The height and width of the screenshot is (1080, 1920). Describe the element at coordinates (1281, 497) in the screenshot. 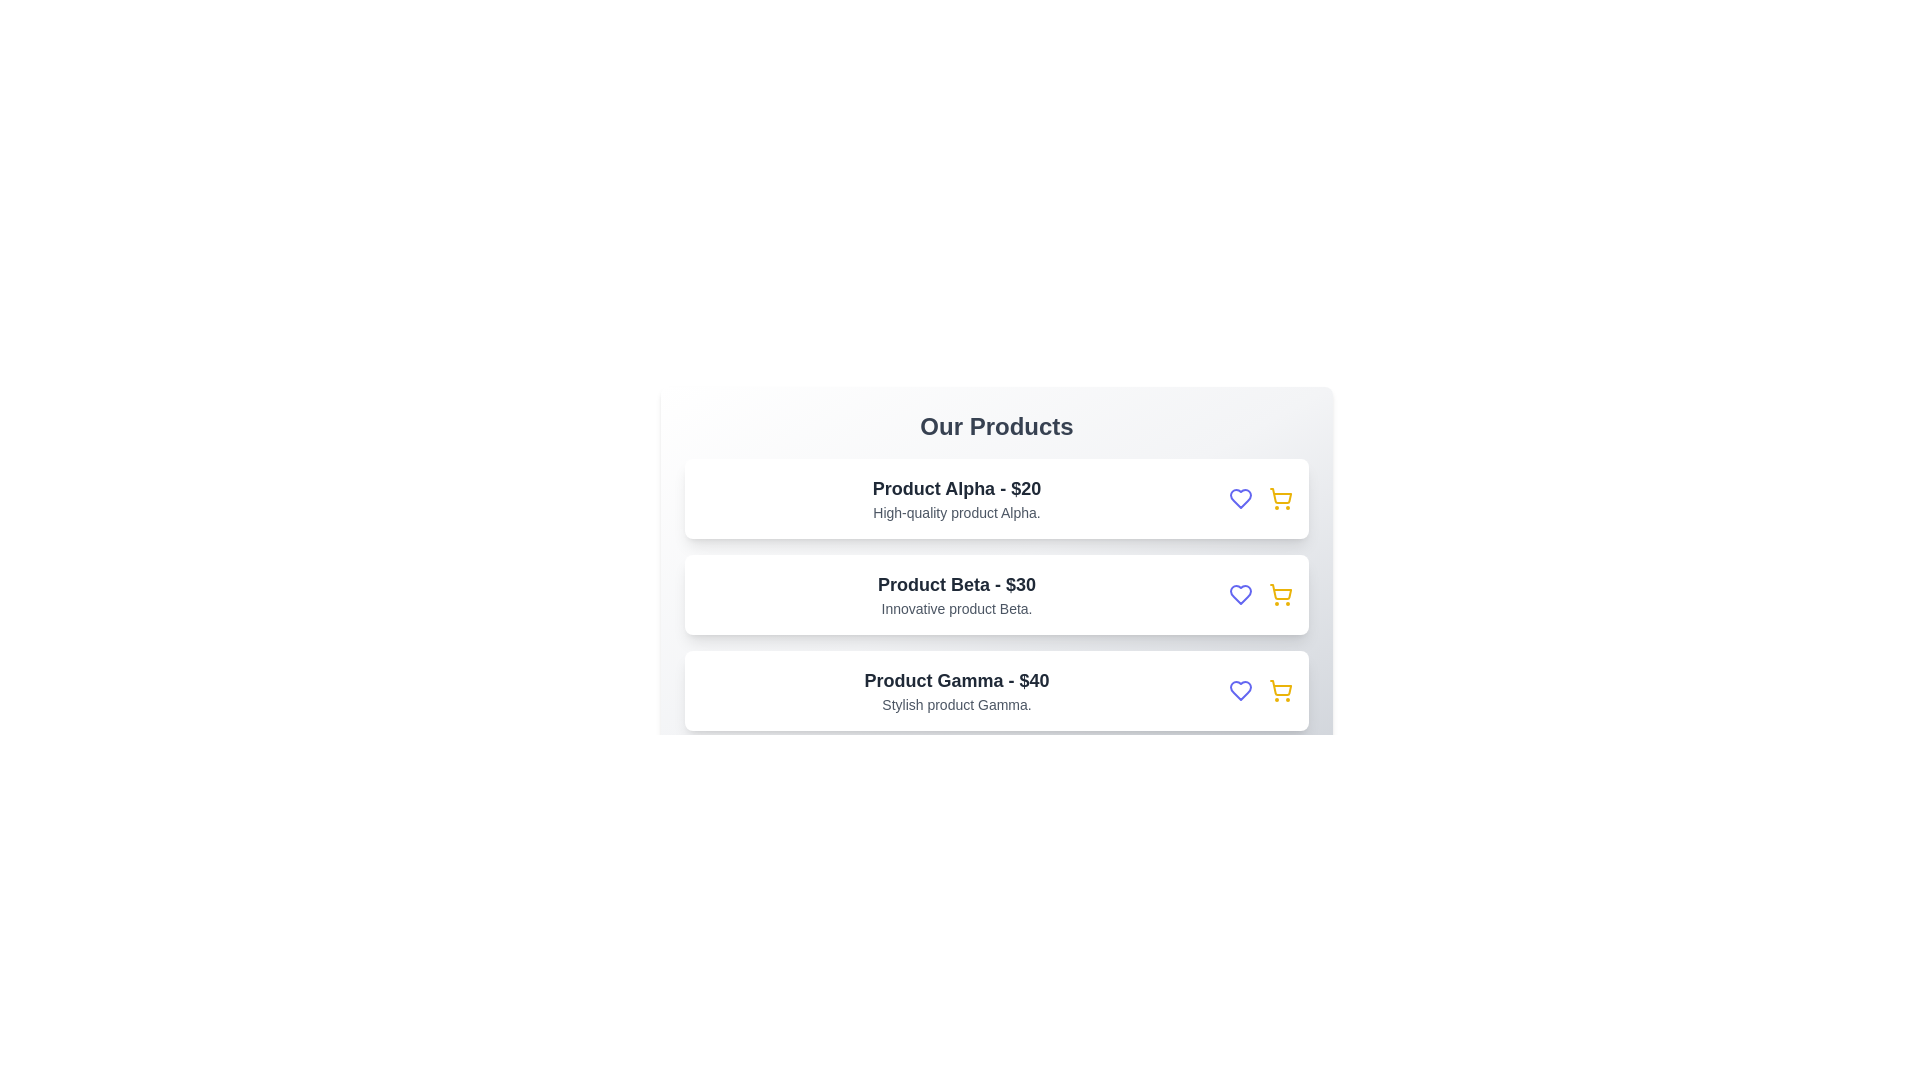

I see `the add-to-cart button for Product Alpha` at that location.